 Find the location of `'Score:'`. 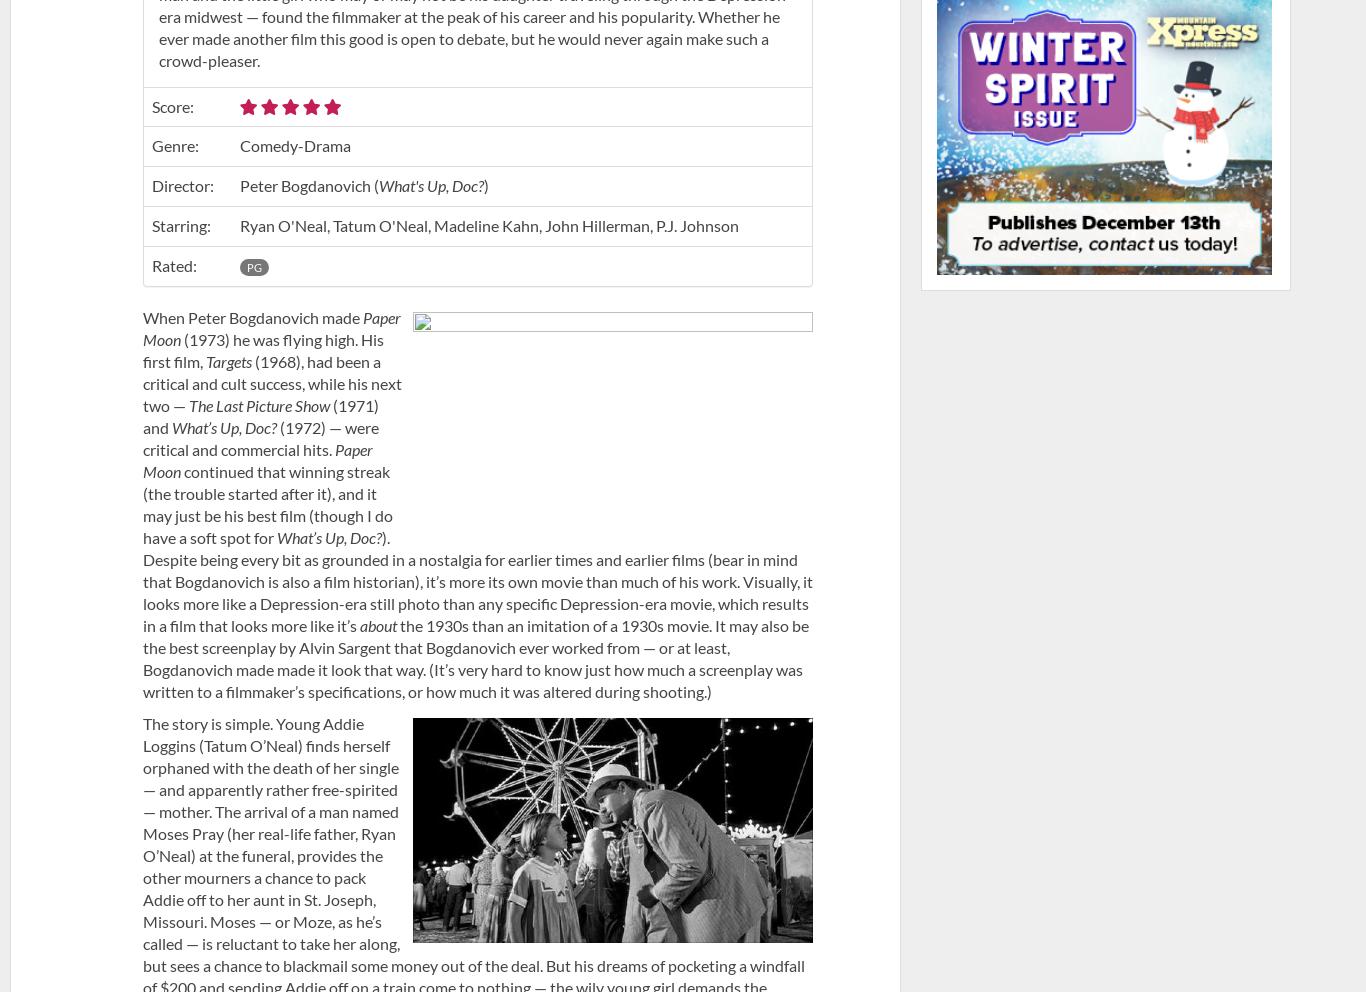

'Score:' is located at coordinates (171, 104).